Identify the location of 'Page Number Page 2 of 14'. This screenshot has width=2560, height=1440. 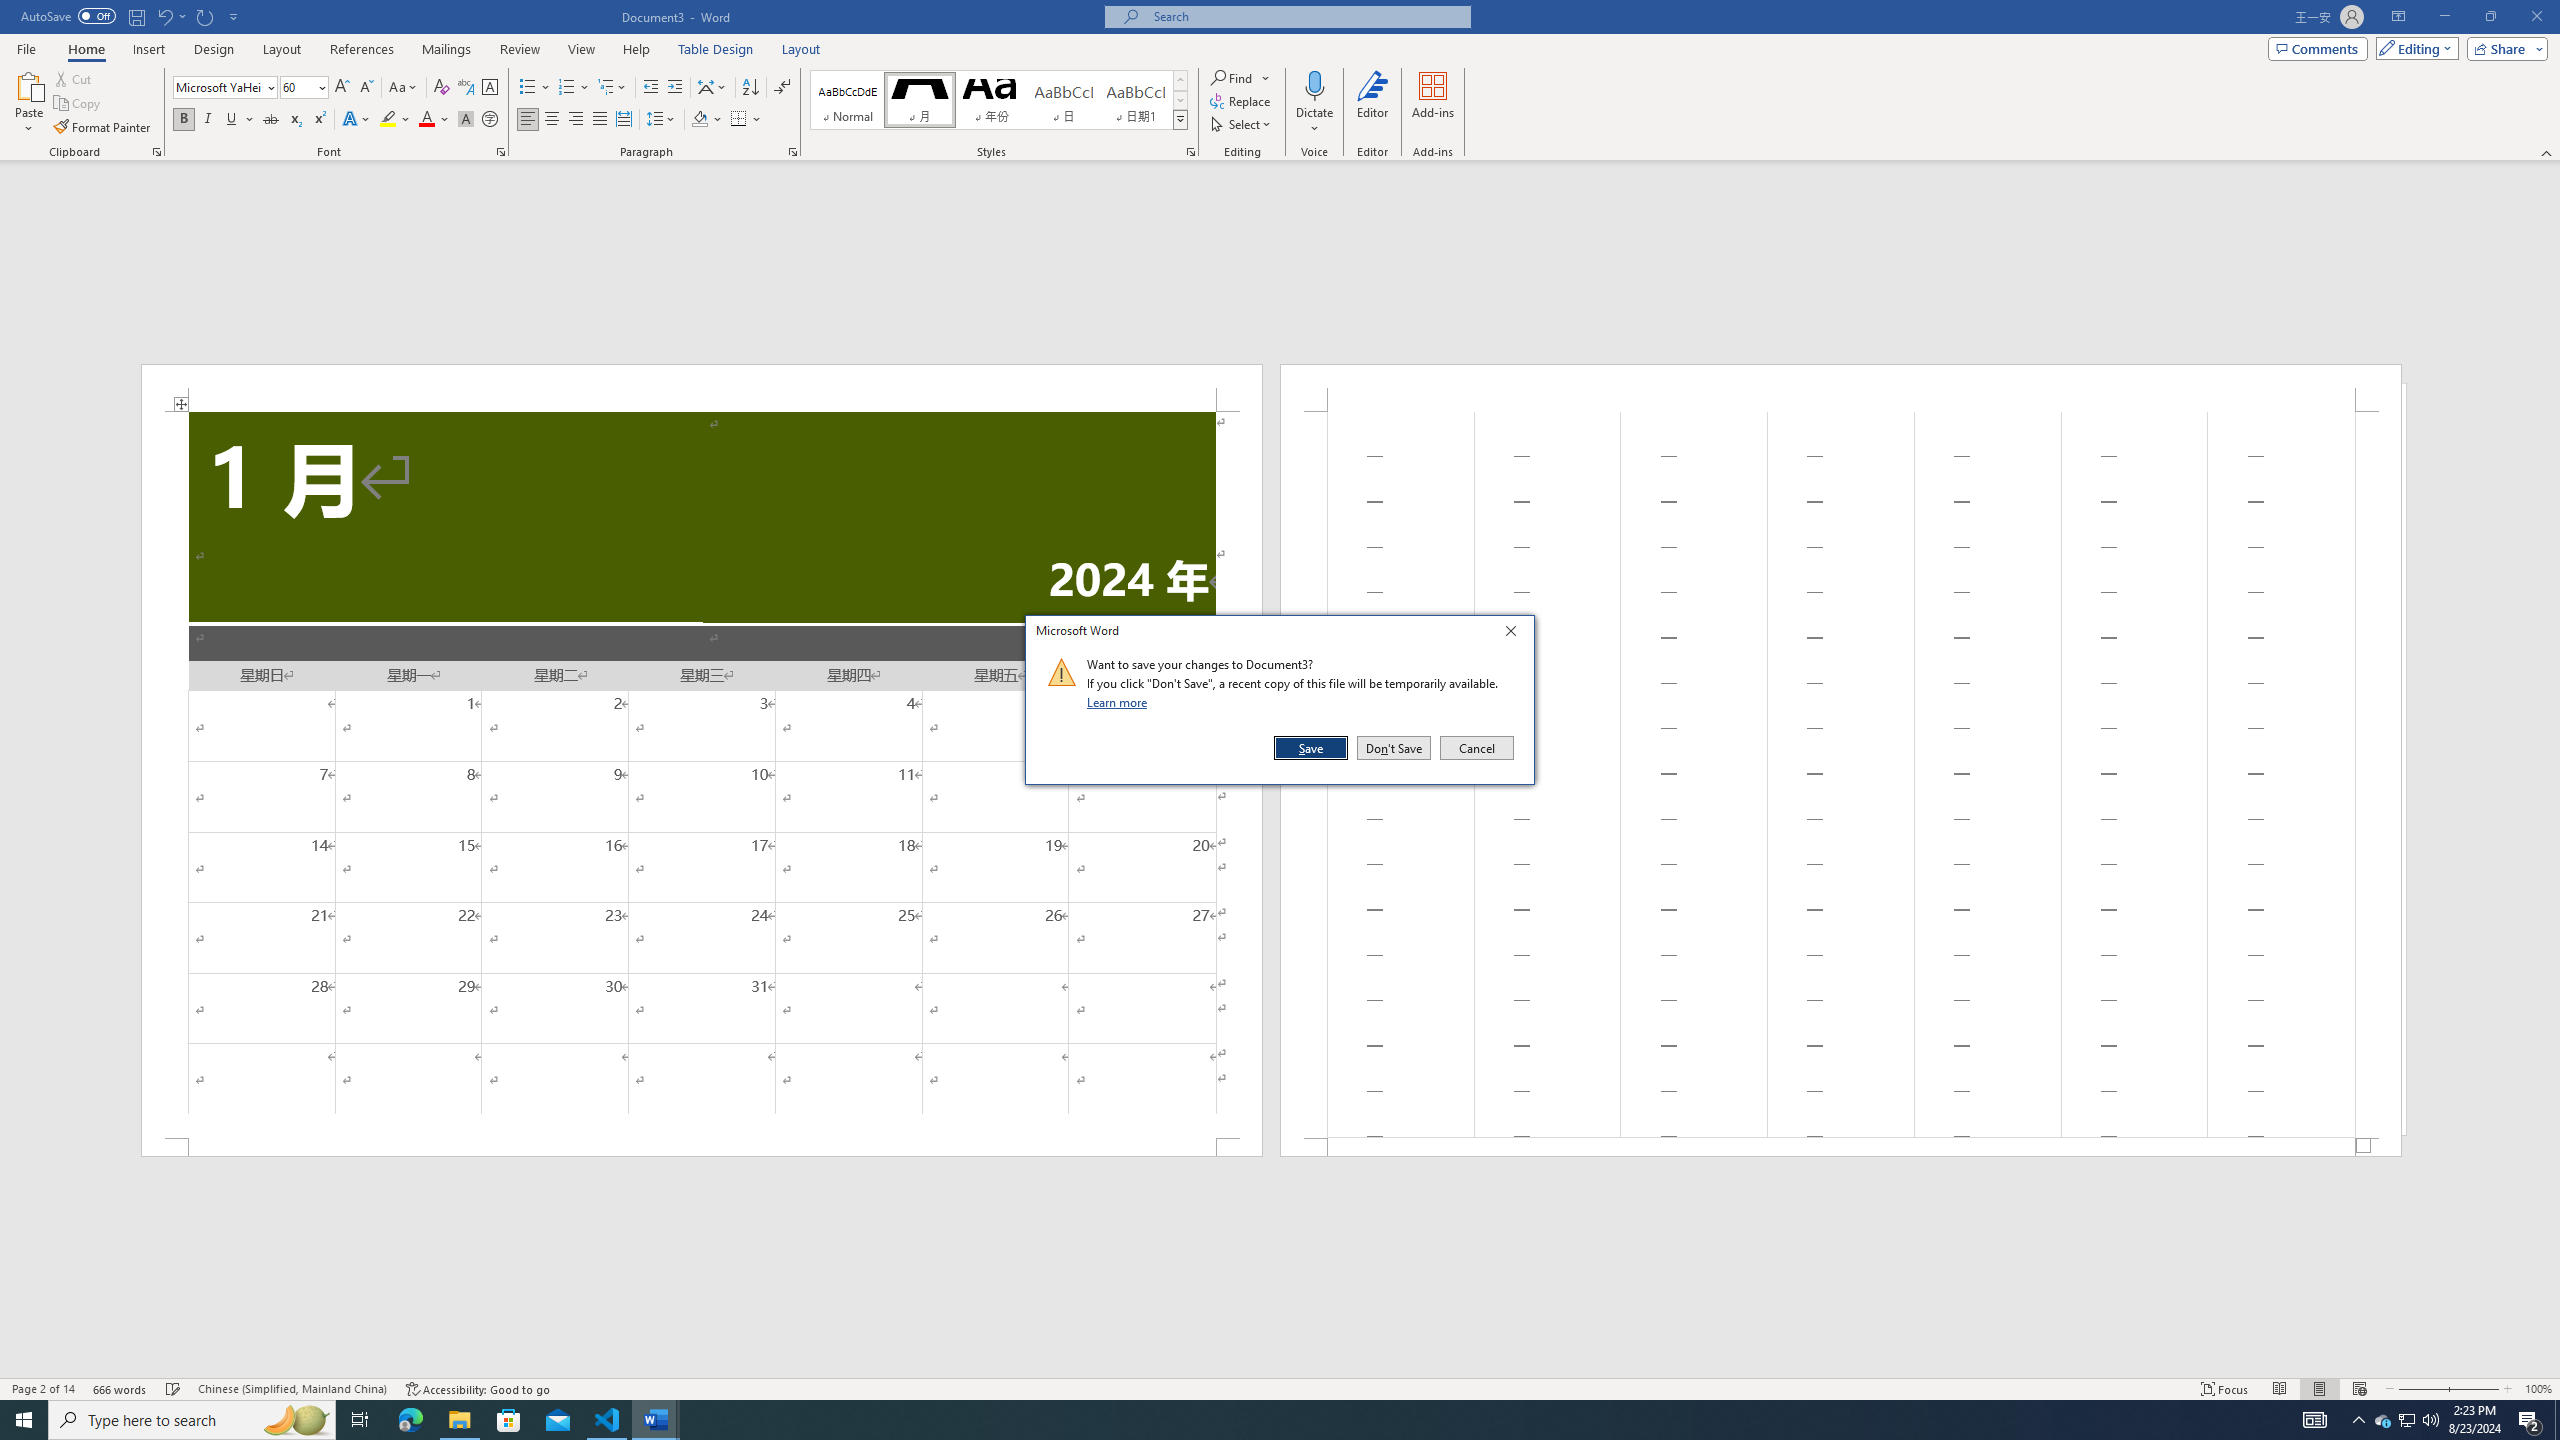
(42, 1389).